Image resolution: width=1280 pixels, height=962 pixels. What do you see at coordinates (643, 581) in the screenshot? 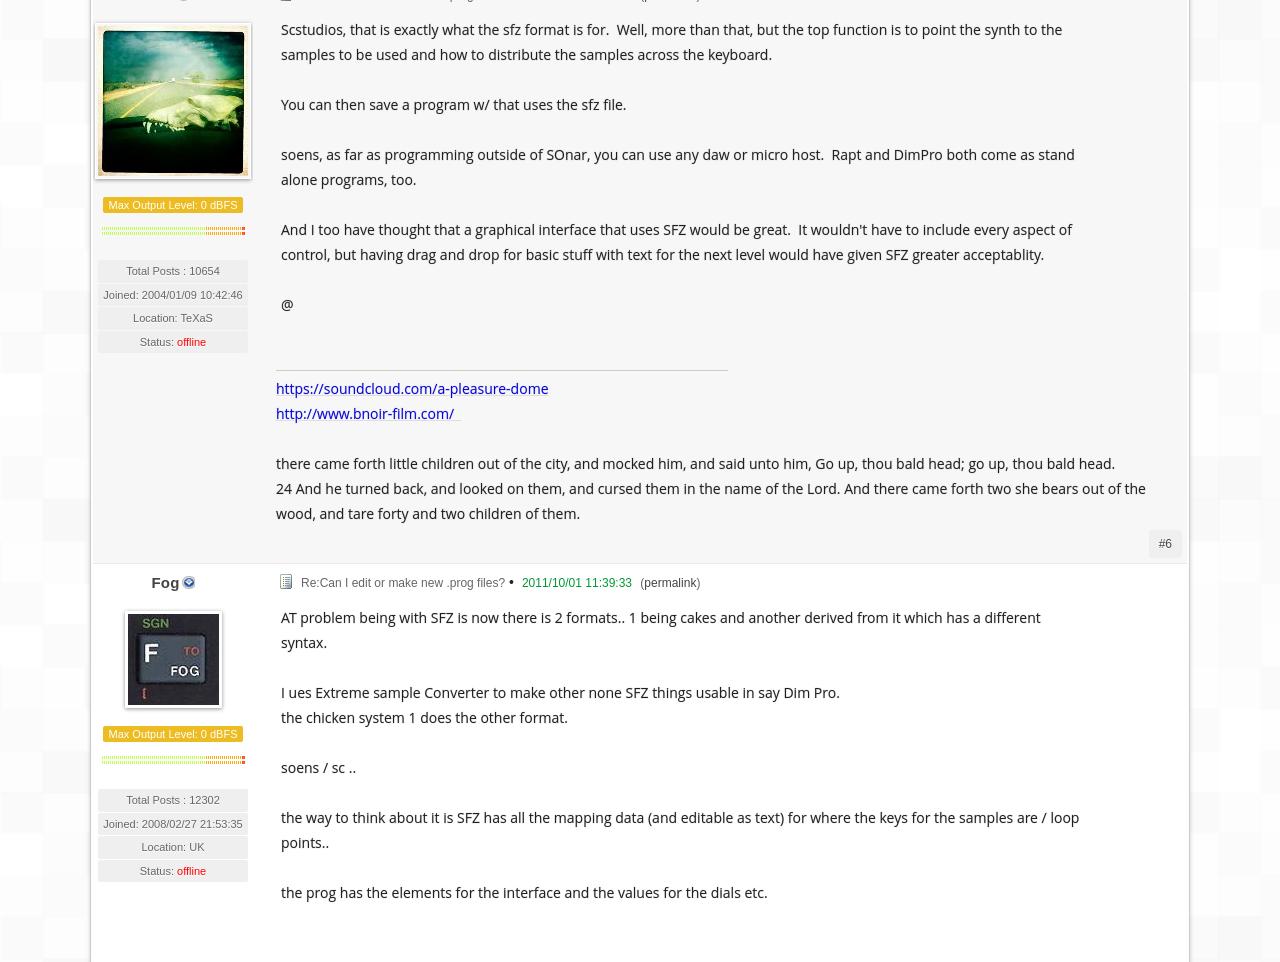
I see `'permalink'` at bounding box center [643, 581].